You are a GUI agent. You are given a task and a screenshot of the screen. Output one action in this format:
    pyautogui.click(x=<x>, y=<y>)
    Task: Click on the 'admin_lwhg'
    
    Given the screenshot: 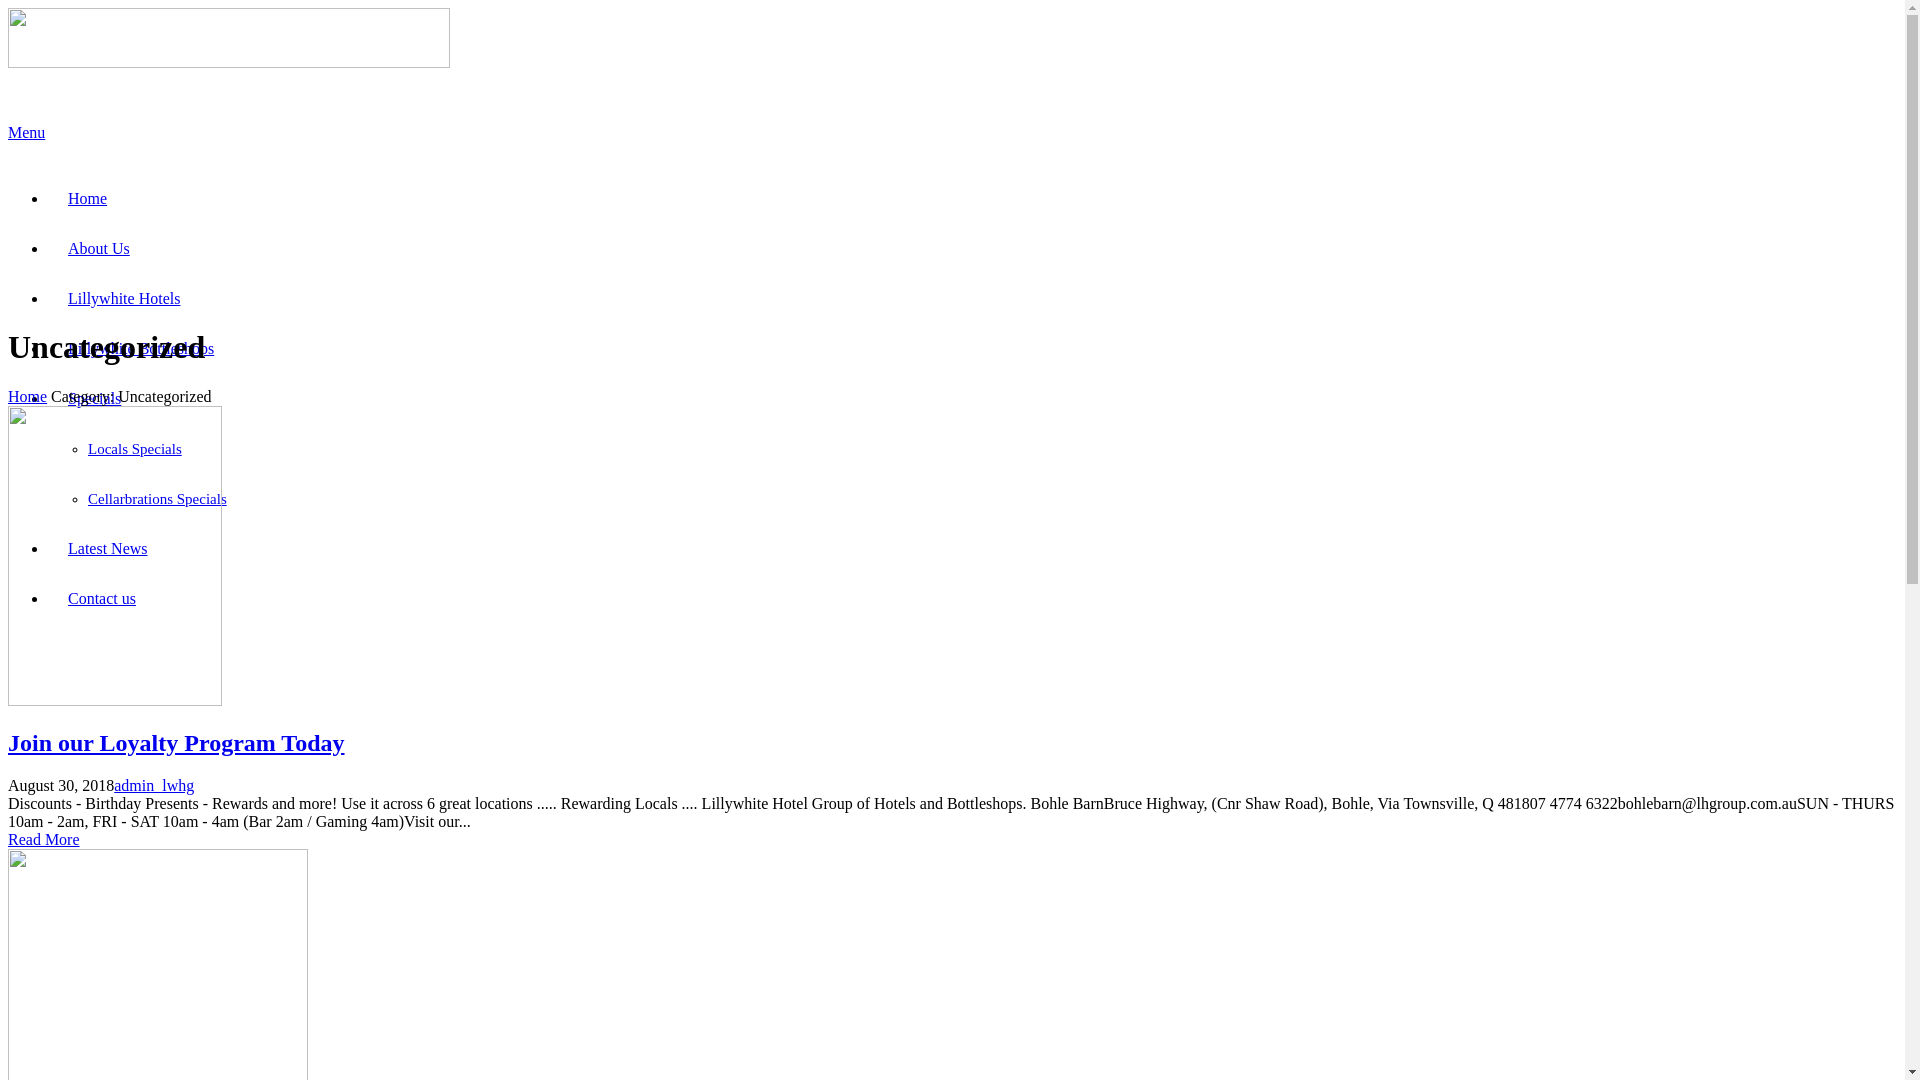 What is the action you would take?
    pyautogui.click(x=152, y=784)
    